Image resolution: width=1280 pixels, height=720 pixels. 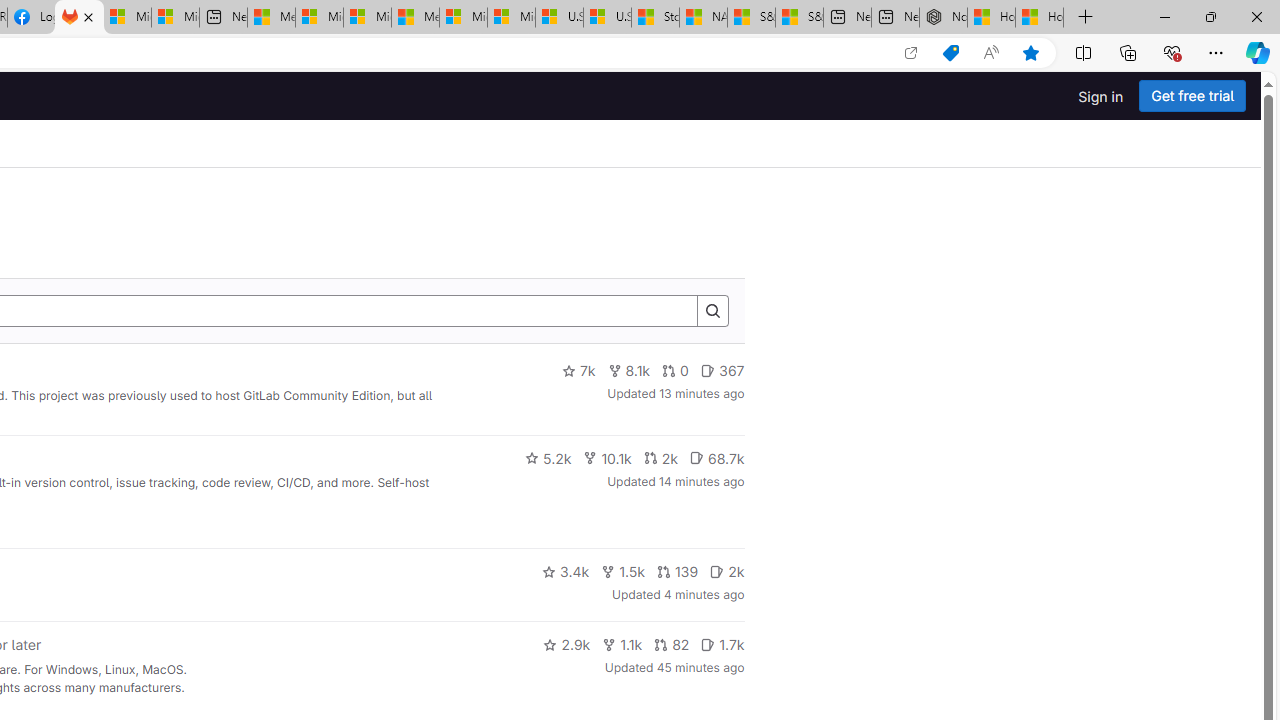 What do you see at coordinates (318, 17) in the screenshot?
I see `'Microsoft account | Privacy'` at bounding box center [318, 17].